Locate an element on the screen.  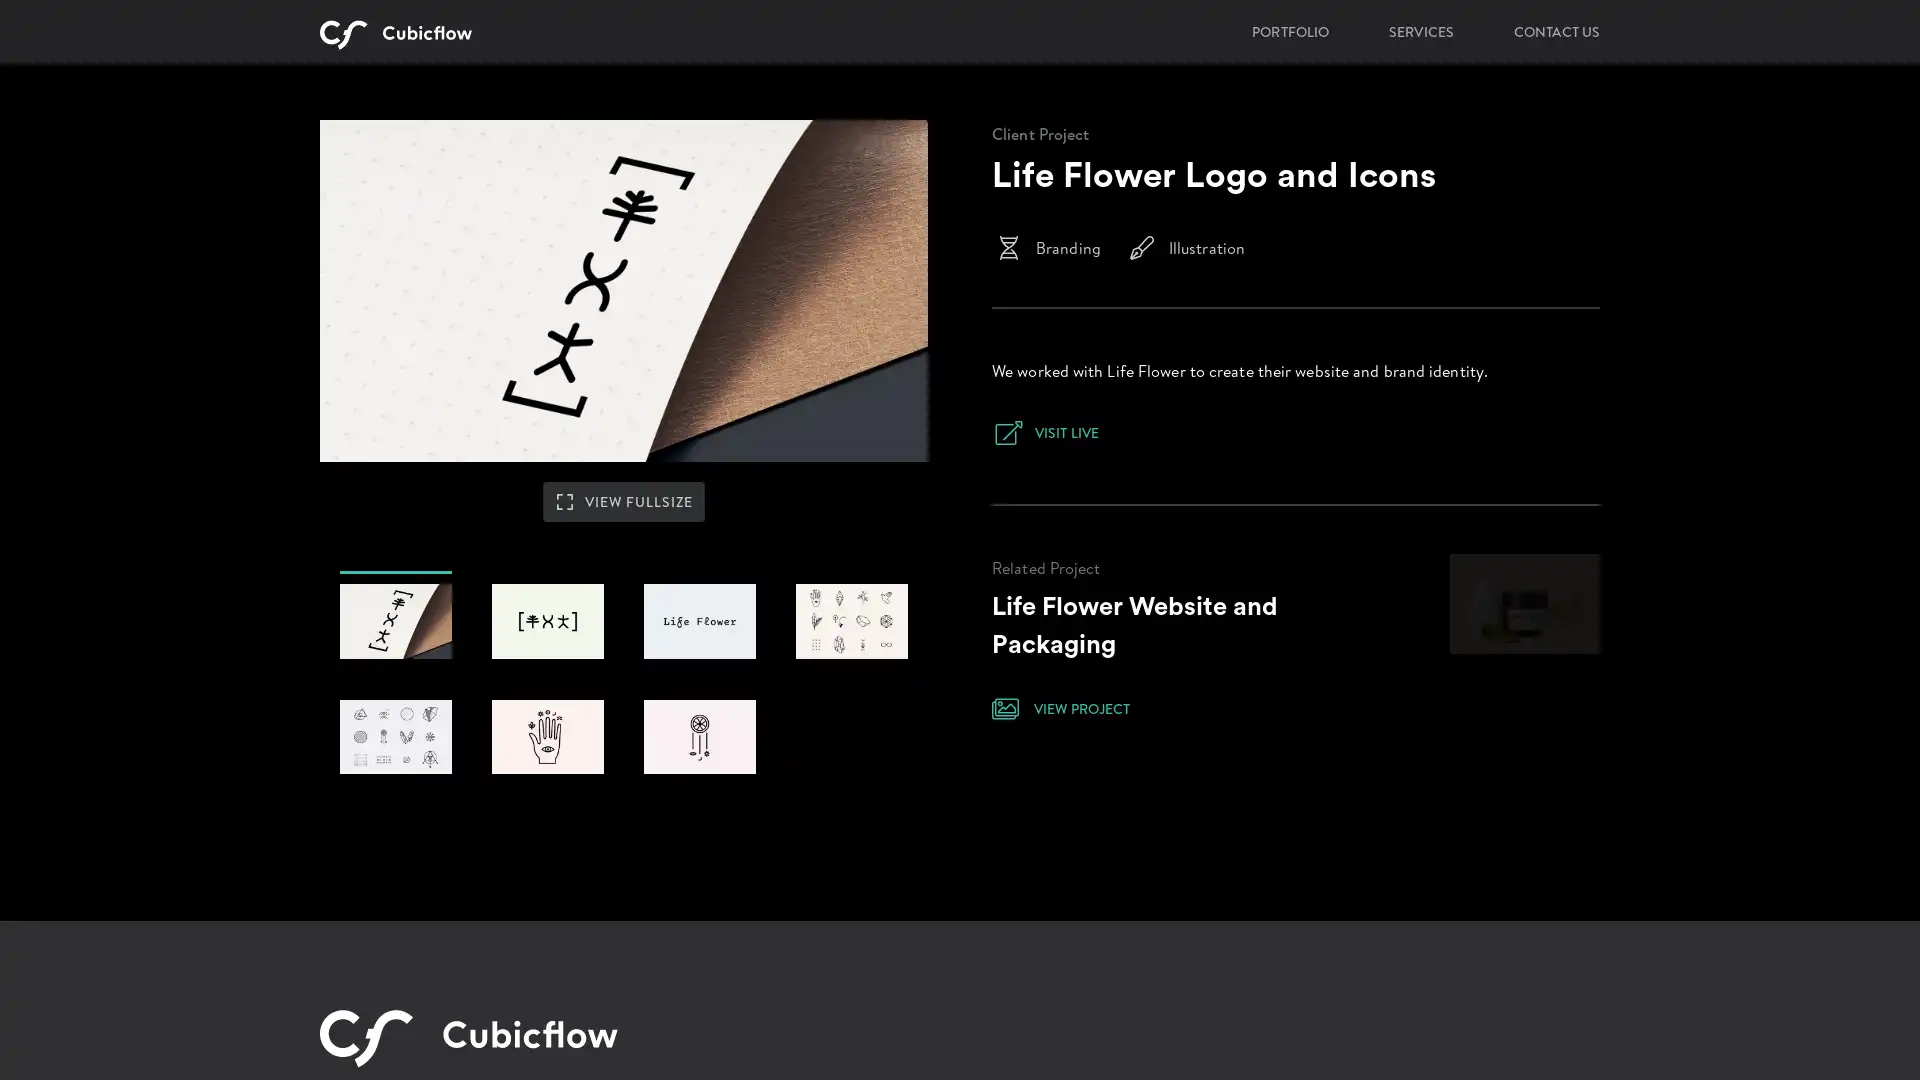
# is located at coordinates (851, 689).